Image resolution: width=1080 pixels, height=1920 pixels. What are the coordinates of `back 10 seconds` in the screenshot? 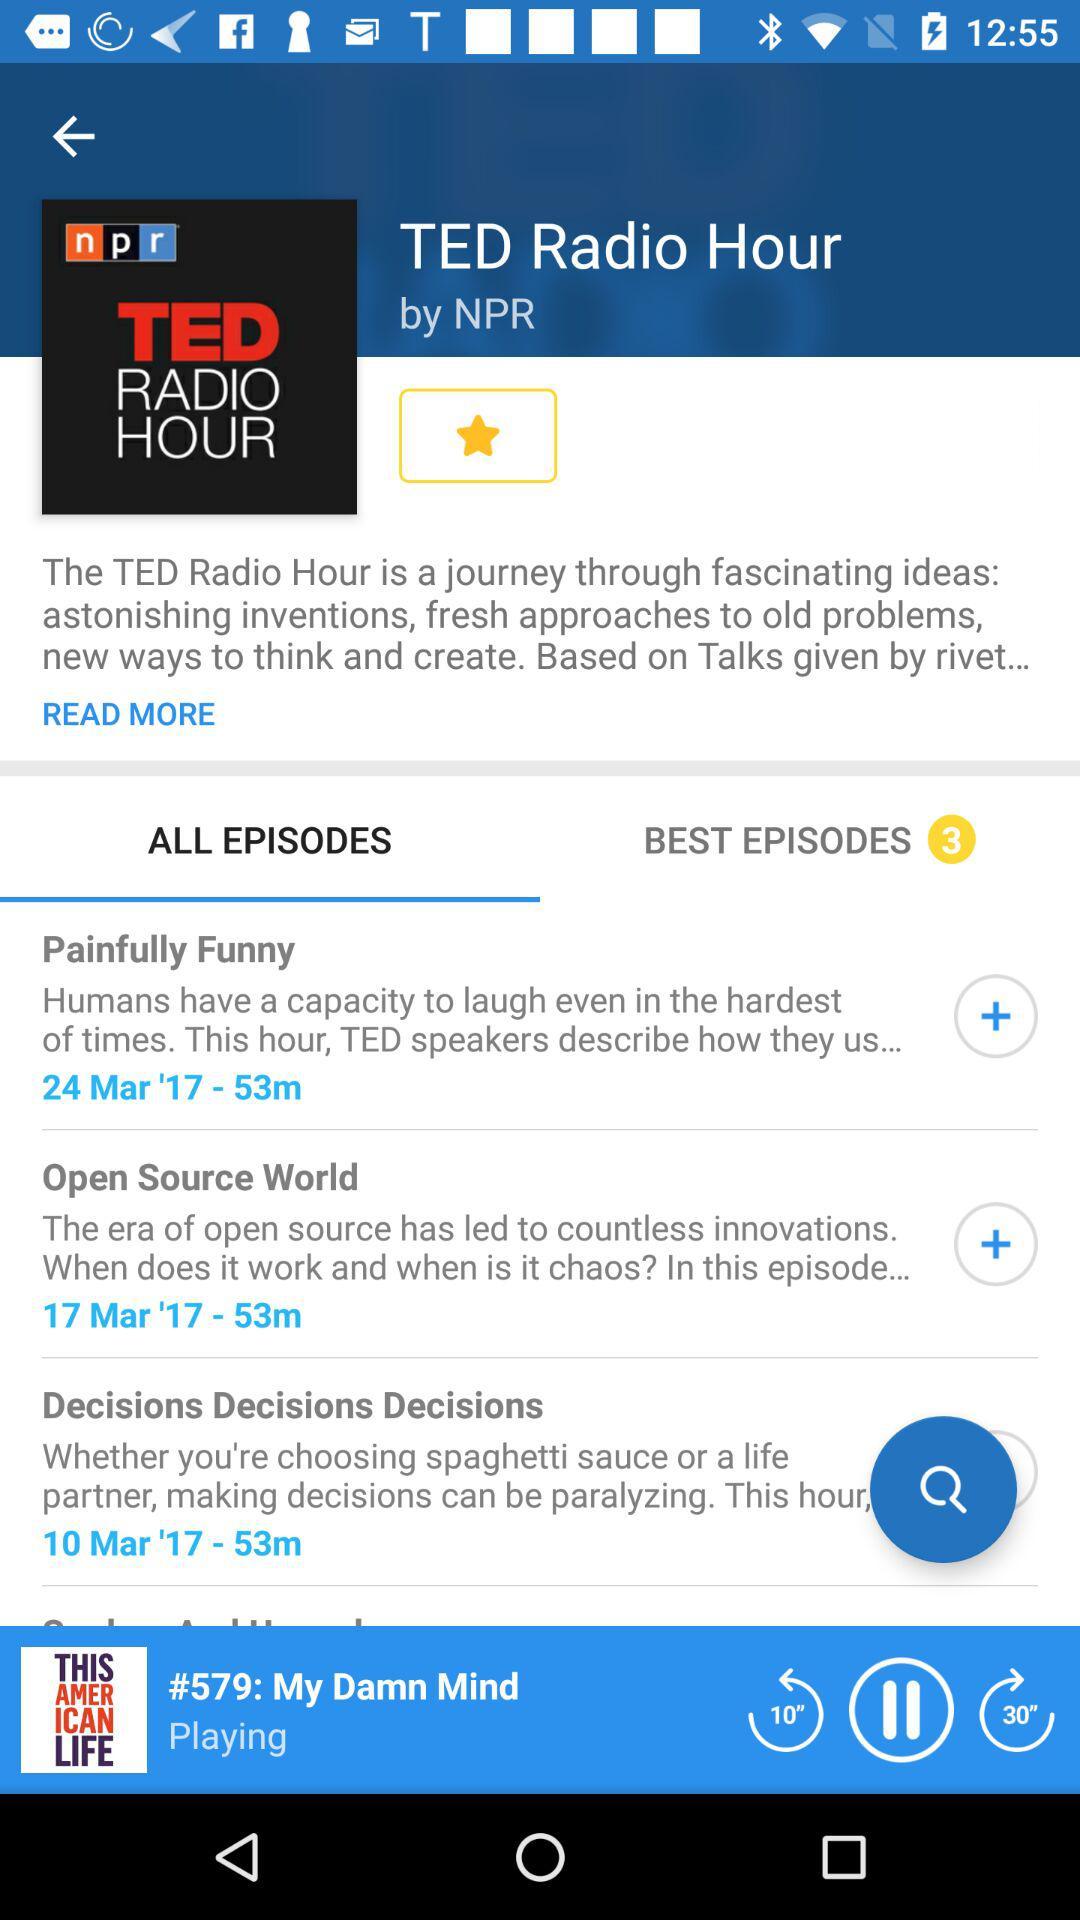 It's located at (785, 1708).